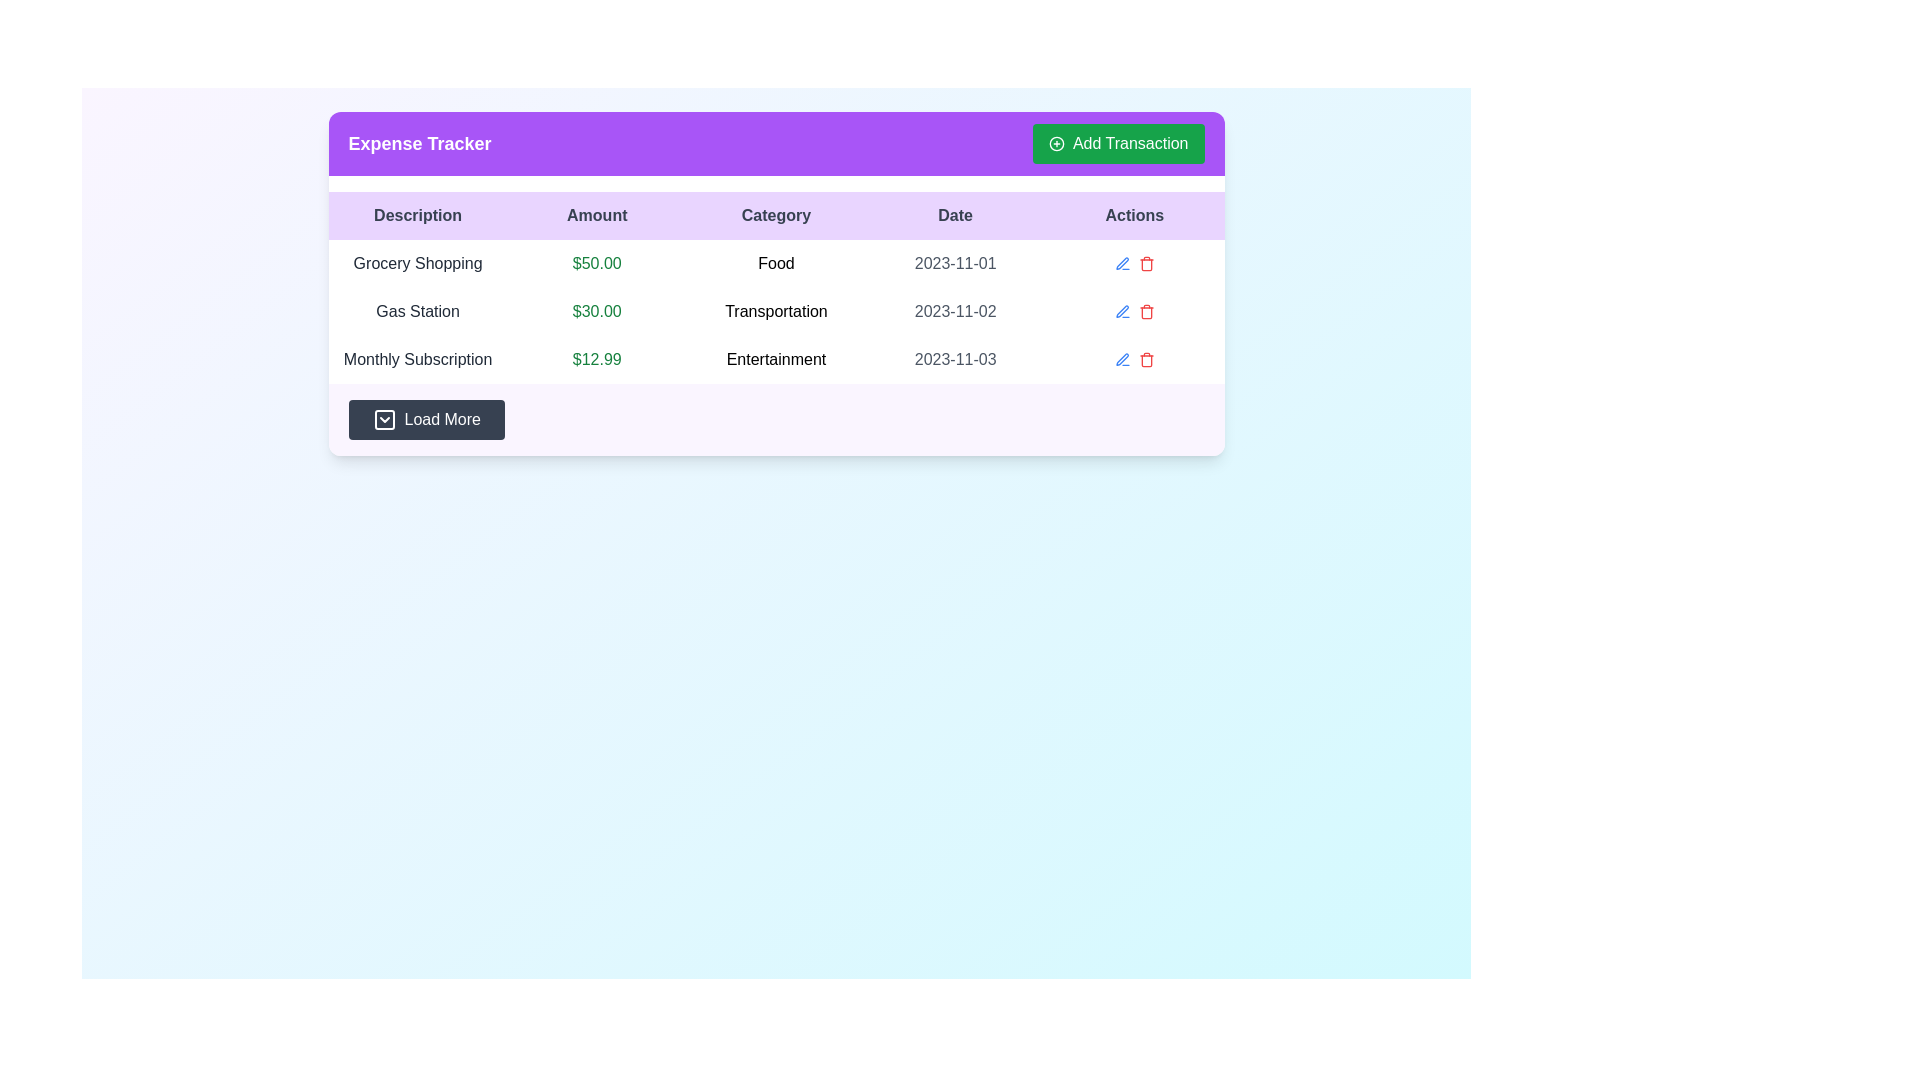  Describe the element at coordinates (775, 358) in the screenshot. I see `the third row of the table displaying the financial transaction 'Monthly Subscription'` at that location.